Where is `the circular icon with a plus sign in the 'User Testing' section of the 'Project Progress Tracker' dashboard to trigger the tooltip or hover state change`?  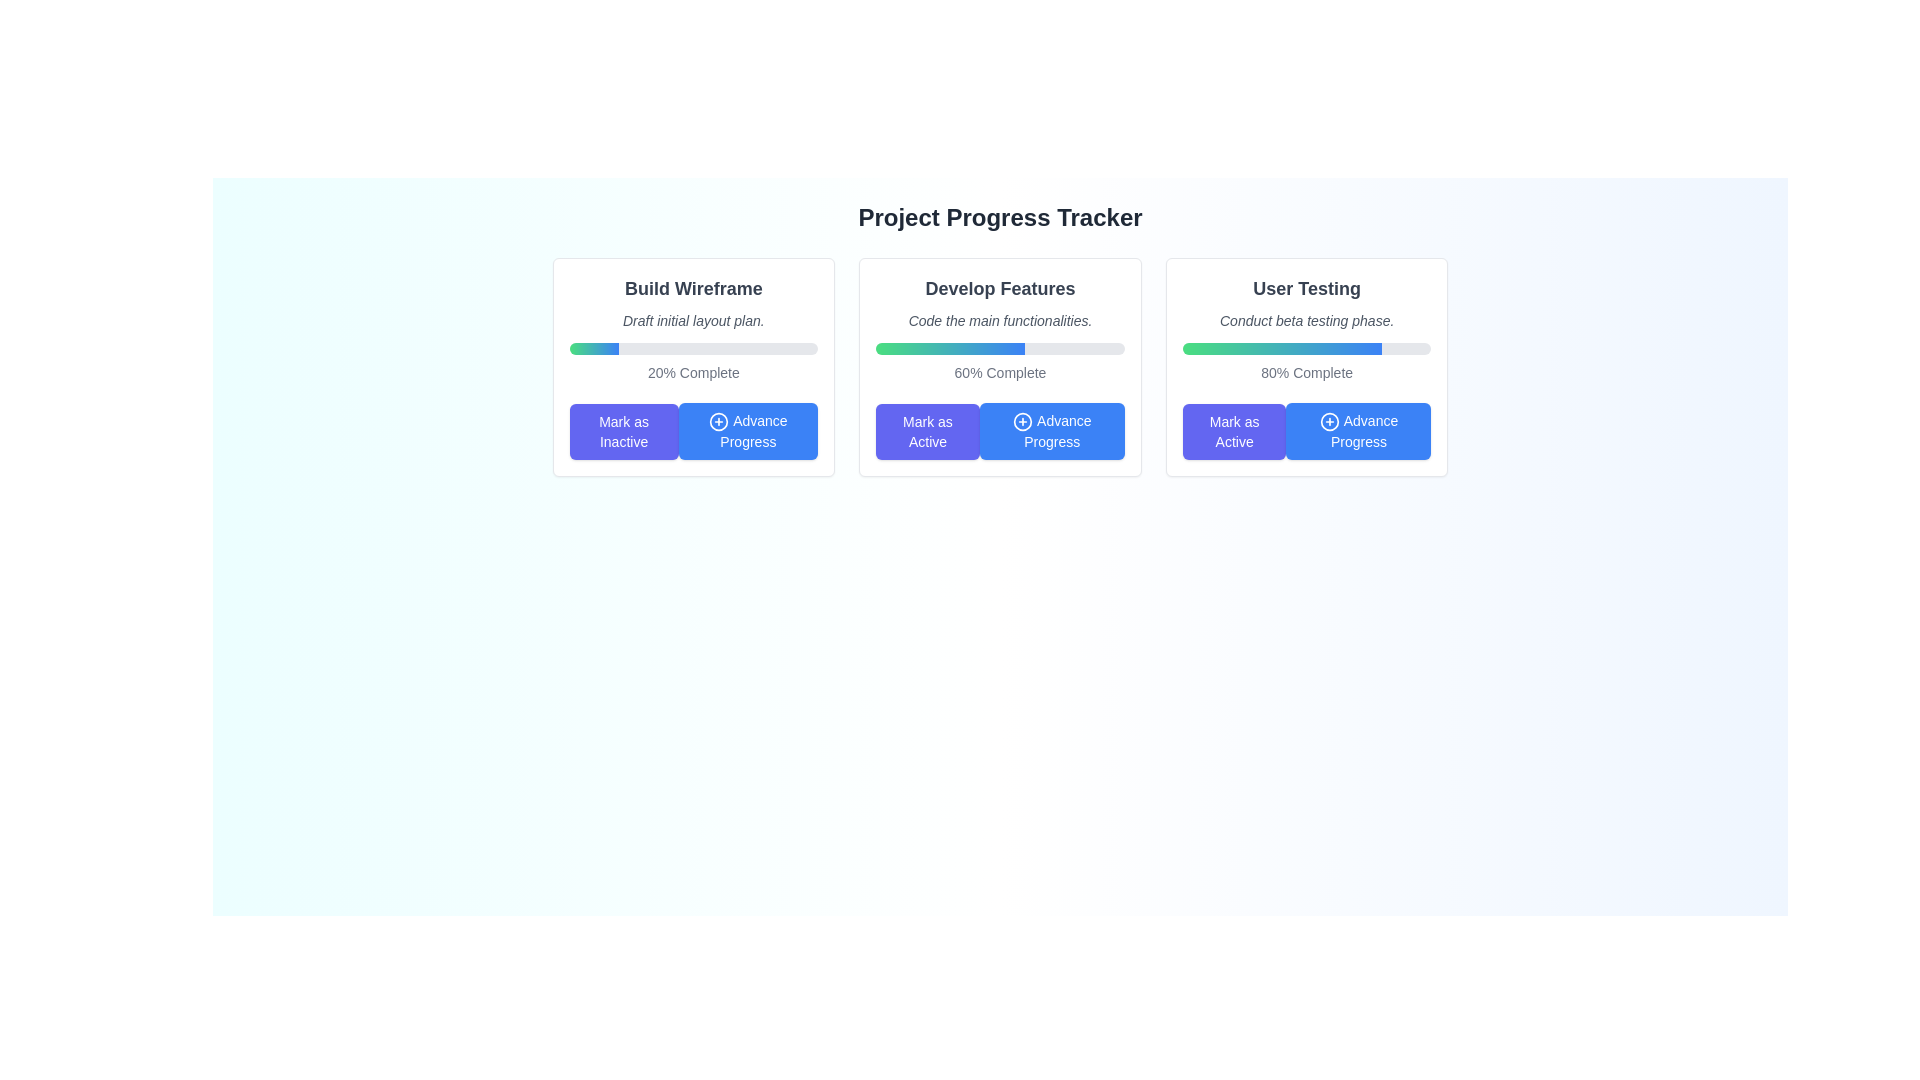
the circular icon with a plus sign in the 'User Testing' section of the 'Project Progress Tracker' dashboard to trigger the tooltip or hover state change is located at coordinates (1329, 421).